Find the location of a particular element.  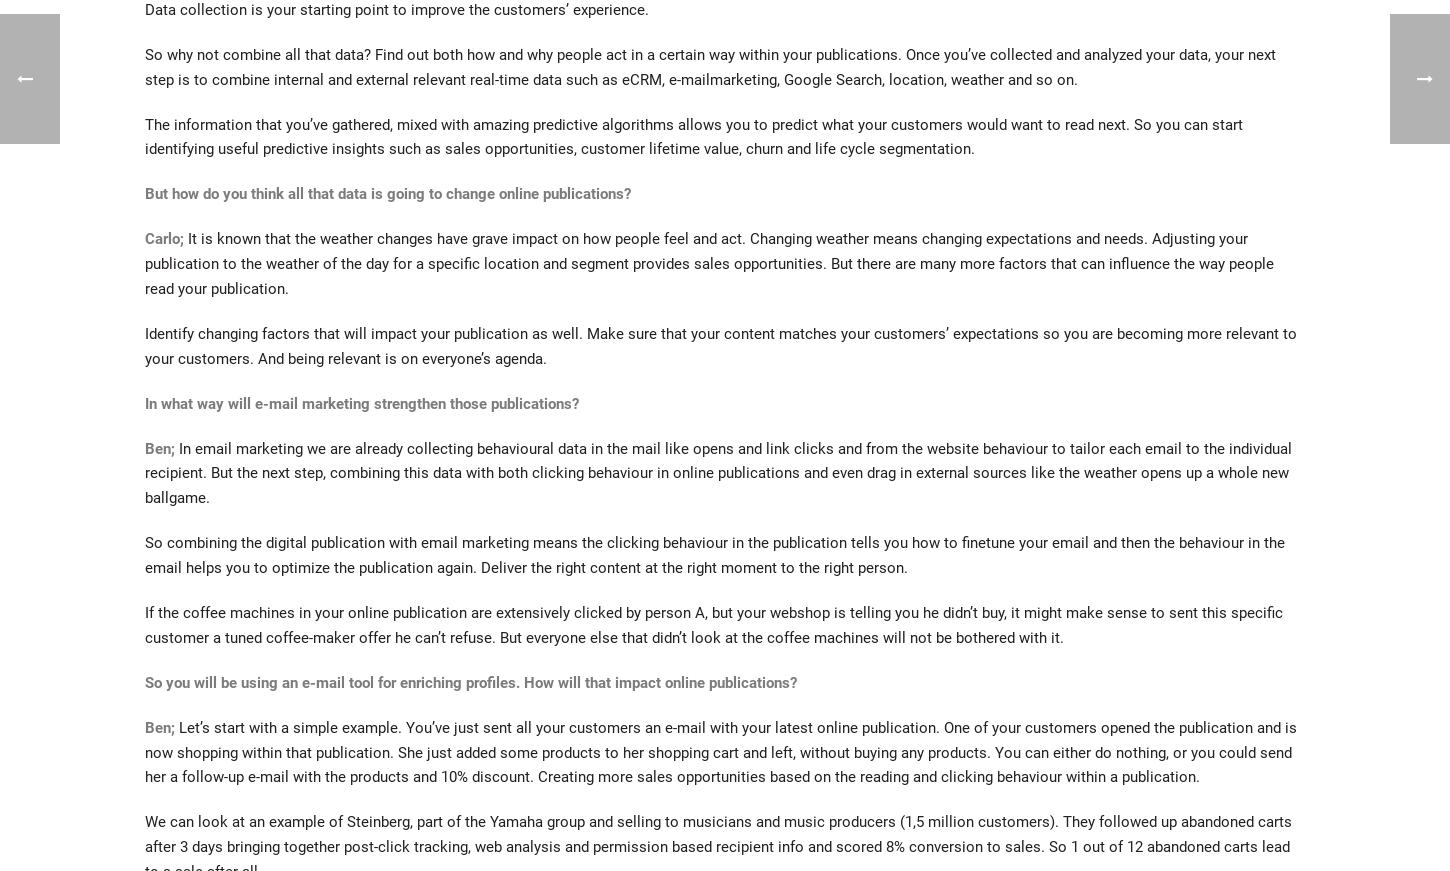

'Identify changing factors that will impact your publication as well. Make sure that your content matches your customers’ expectations so you are becoming more relevant to your customers. And being relevant is on everyone’s agenda.' is located at coordinates (719, 344).